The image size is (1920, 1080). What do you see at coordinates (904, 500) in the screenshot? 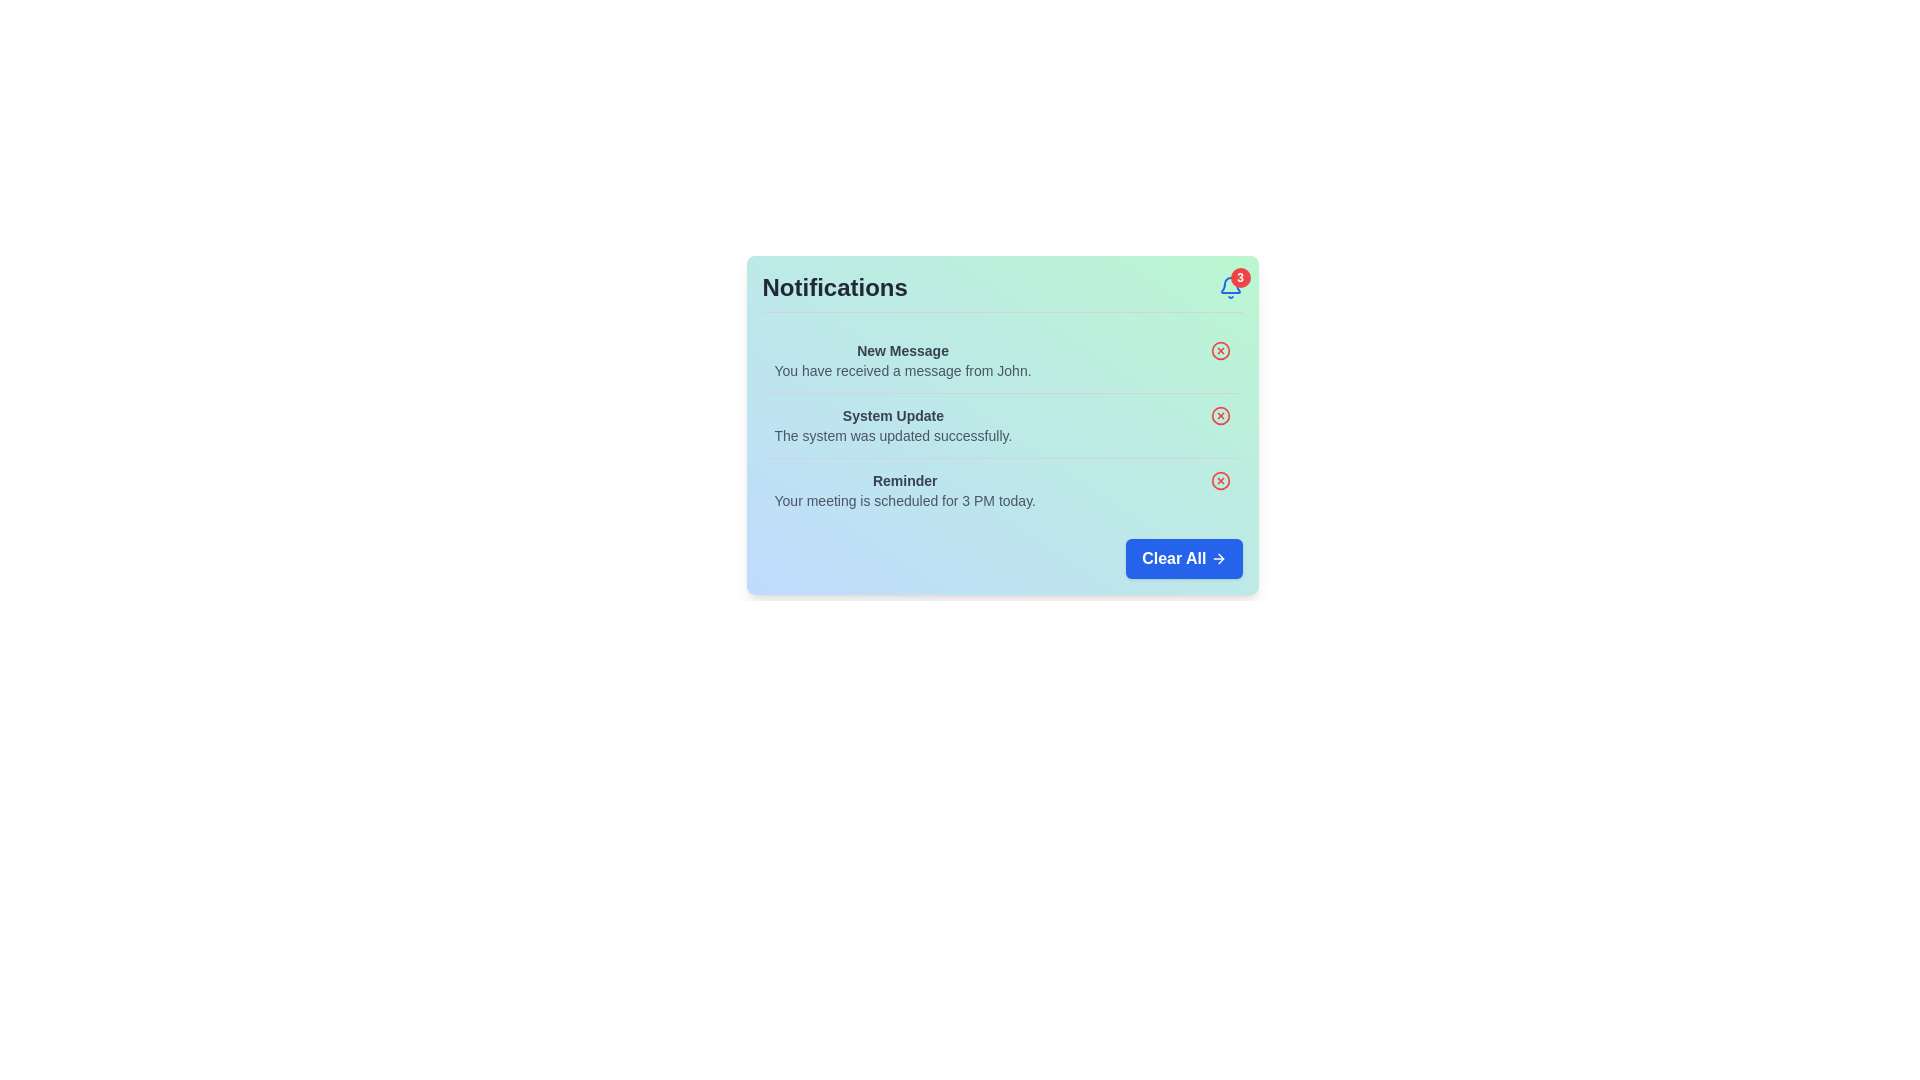
I see `the text element displaying 'Your meeting is scheduled for 3 PM today.' located below the 'Reminder' label in the Notifications panel` at bounding box center [904, 500].